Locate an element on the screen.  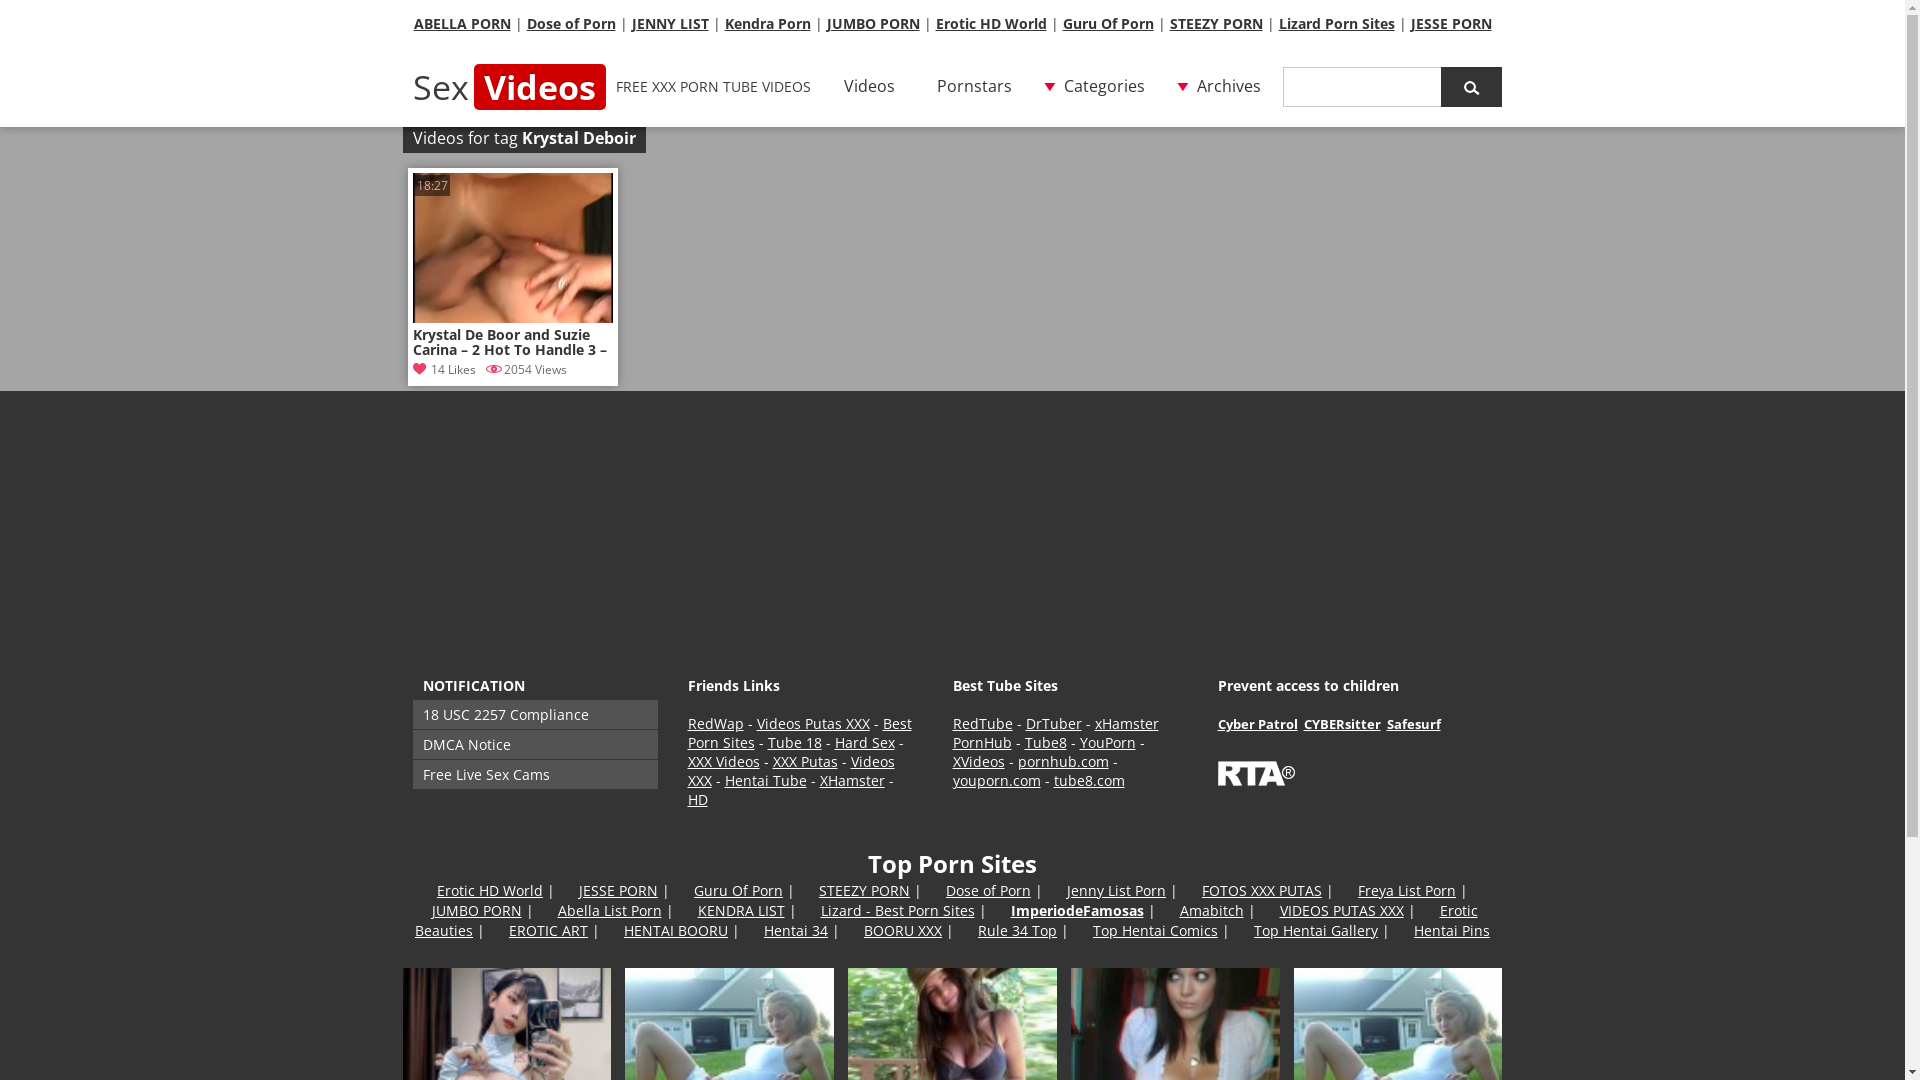
'KENDRA LIST' is located at coordinates (697, 910).